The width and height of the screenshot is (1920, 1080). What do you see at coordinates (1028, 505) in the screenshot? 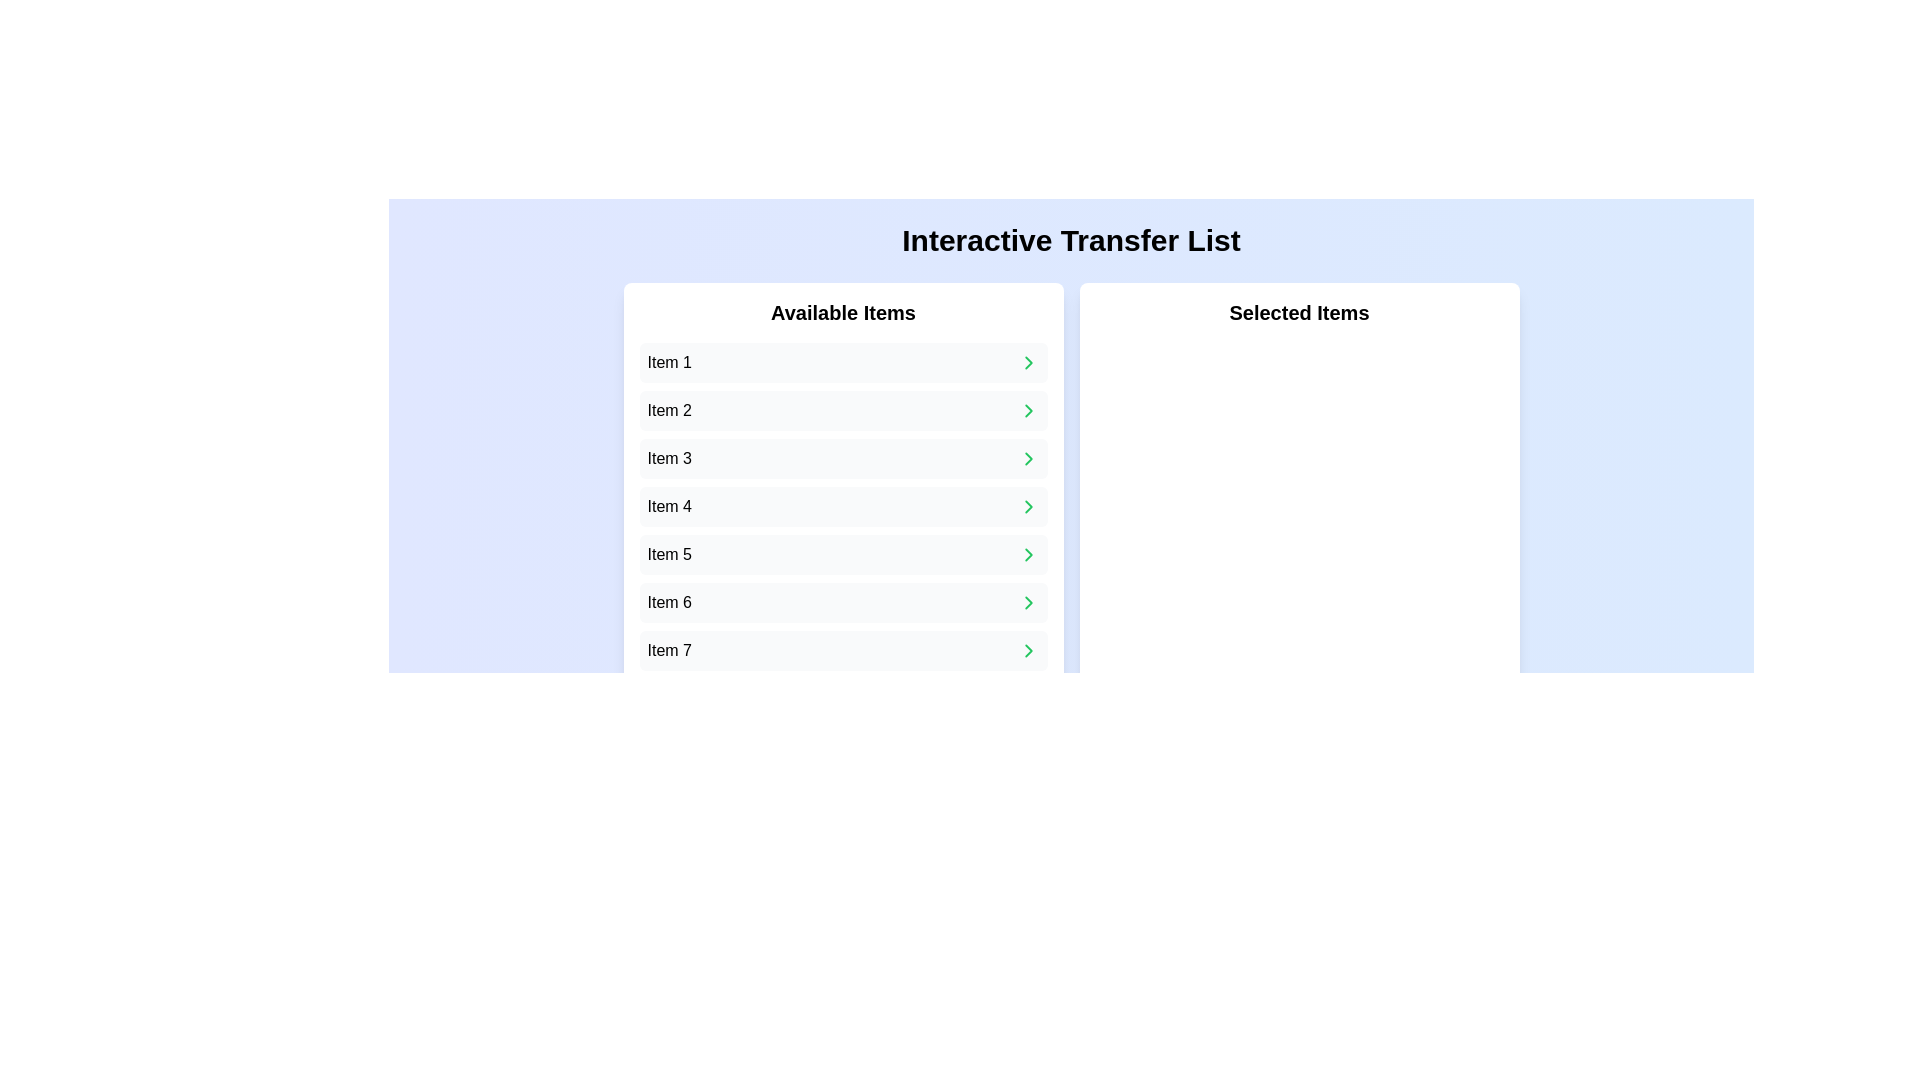
I see `the rightward-pointing green chevron icon next to 'Item 4'` at bounding box center [1028, 505].